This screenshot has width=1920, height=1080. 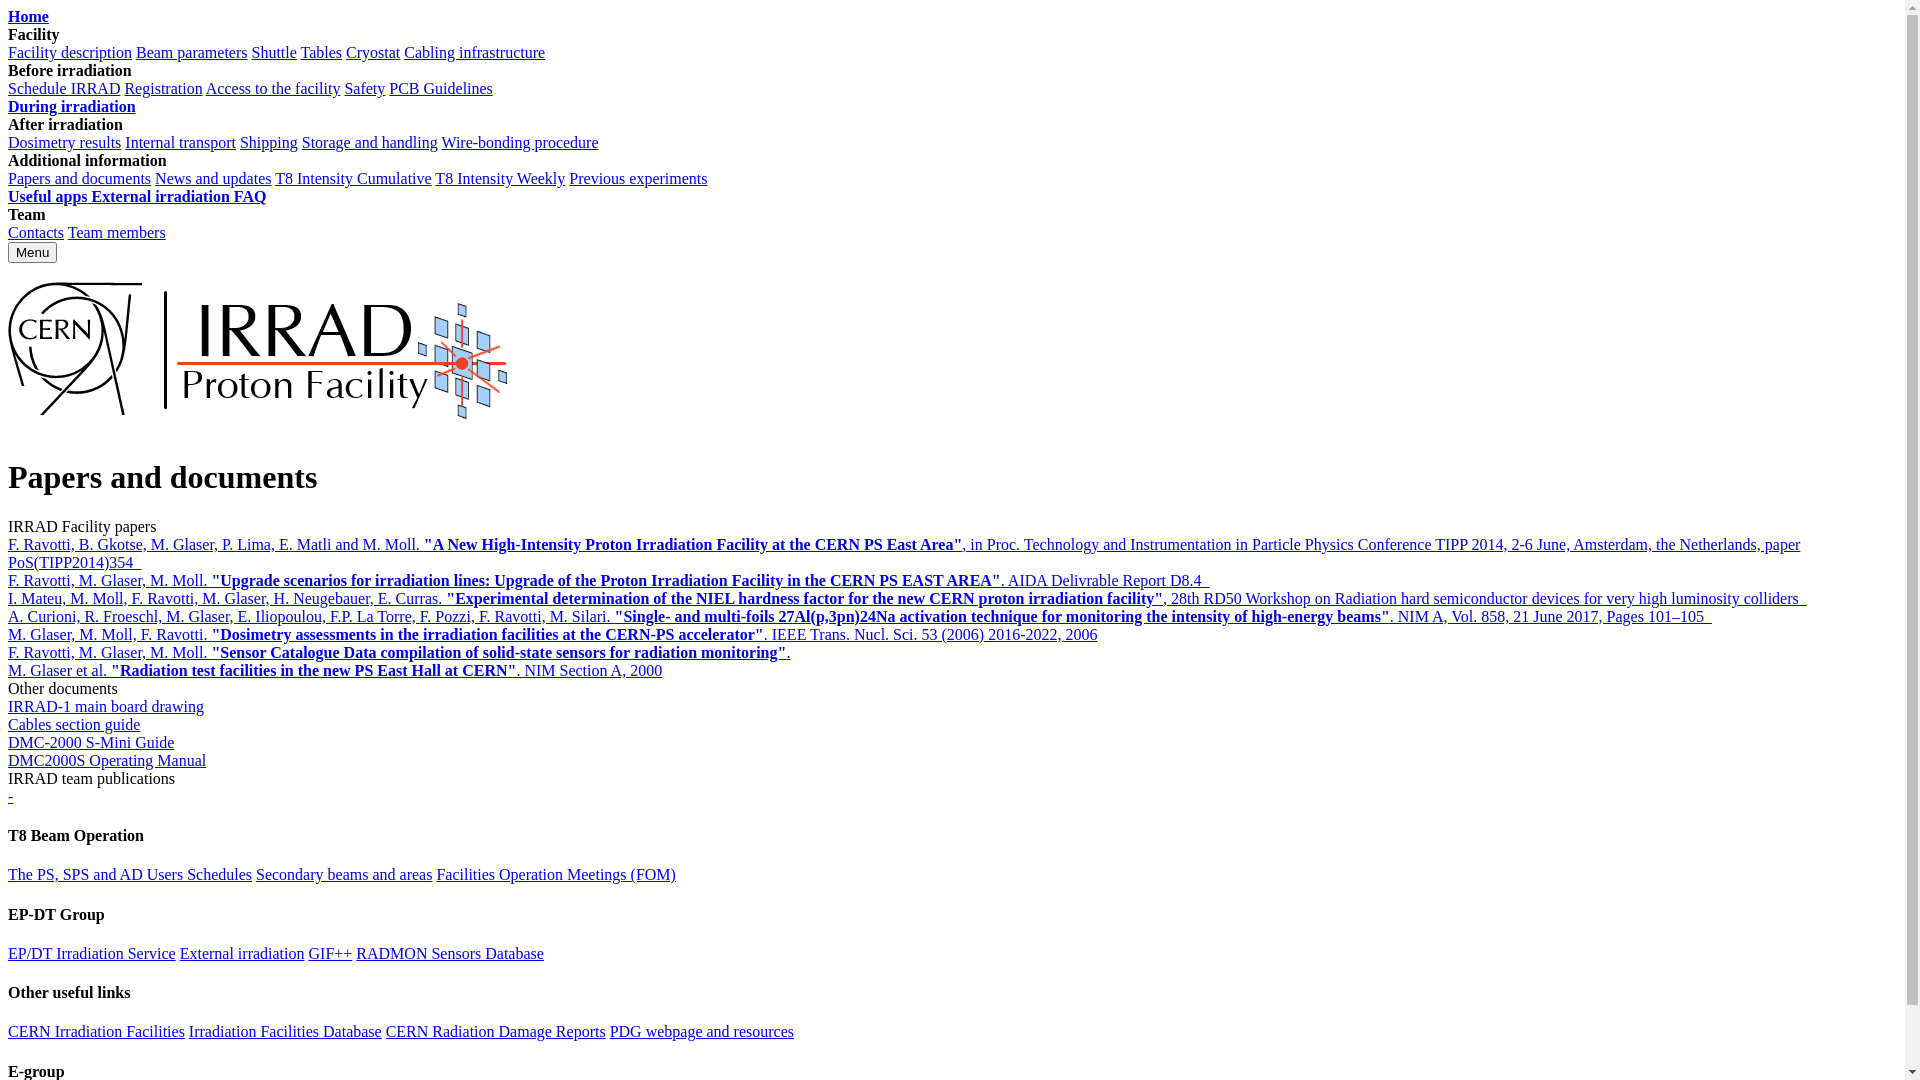 What do you see at coordinates (364, 87) in the screenshot?
I see `'Safety'` at bounding box center [364, 87].